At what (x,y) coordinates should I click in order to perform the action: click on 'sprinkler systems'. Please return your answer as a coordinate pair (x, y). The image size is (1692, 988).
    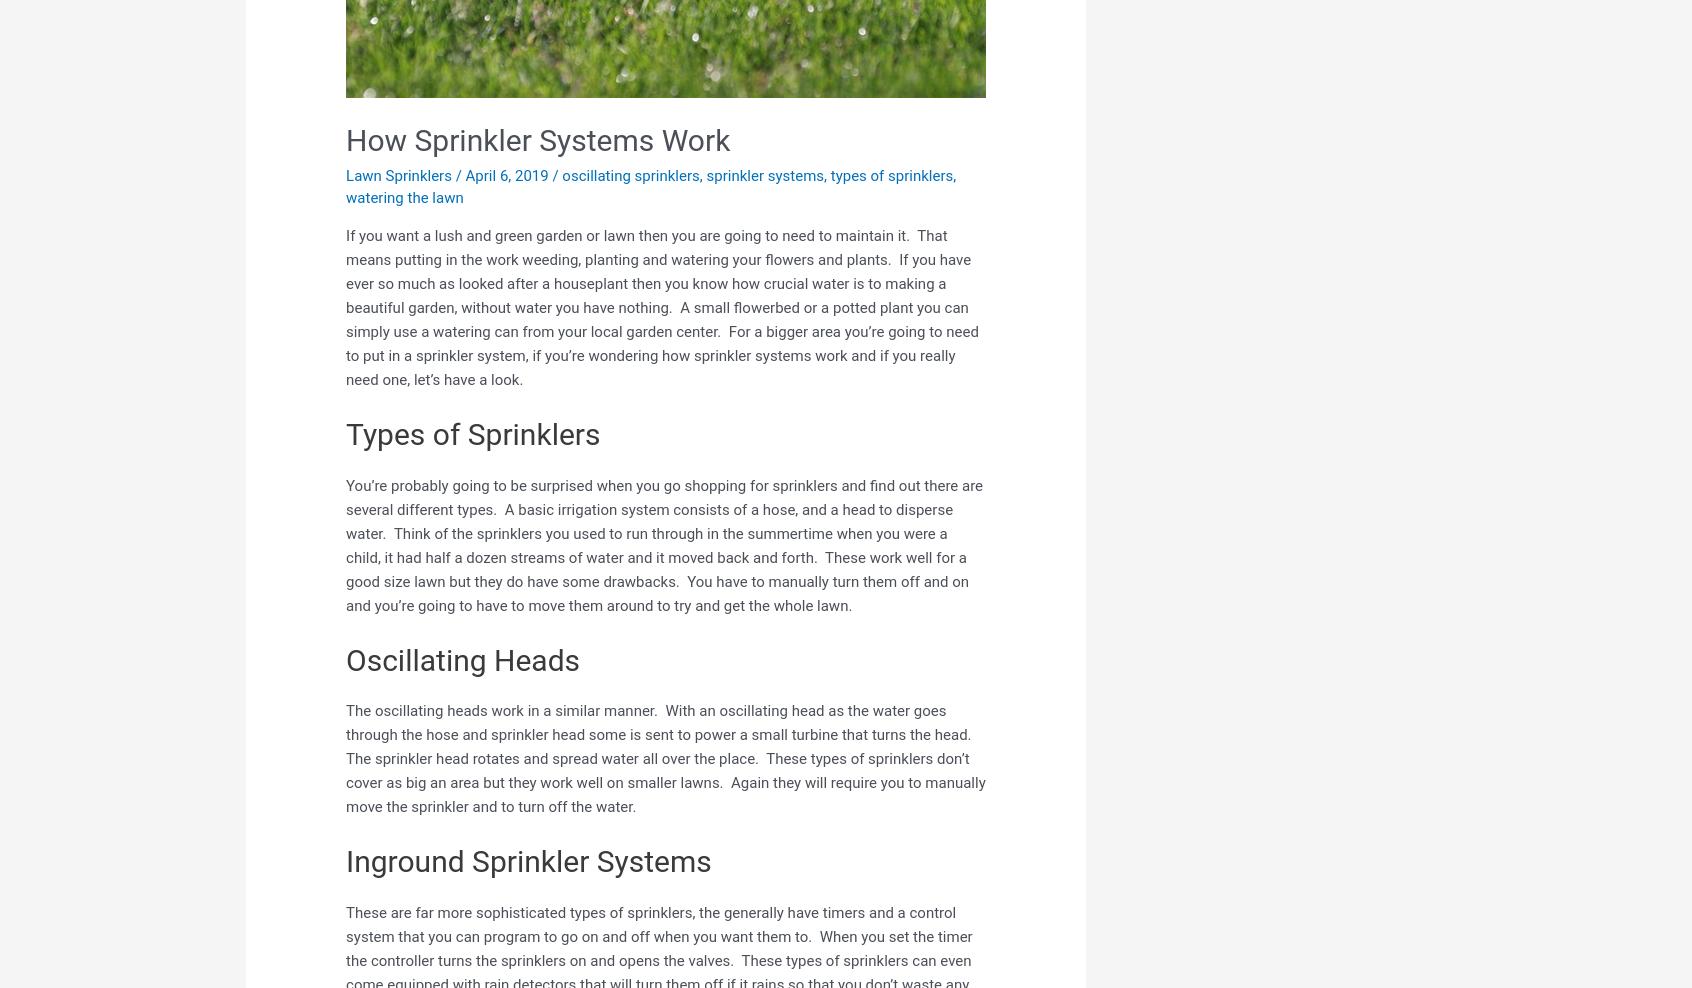
    Looking at the image, I should click on (763, 173).